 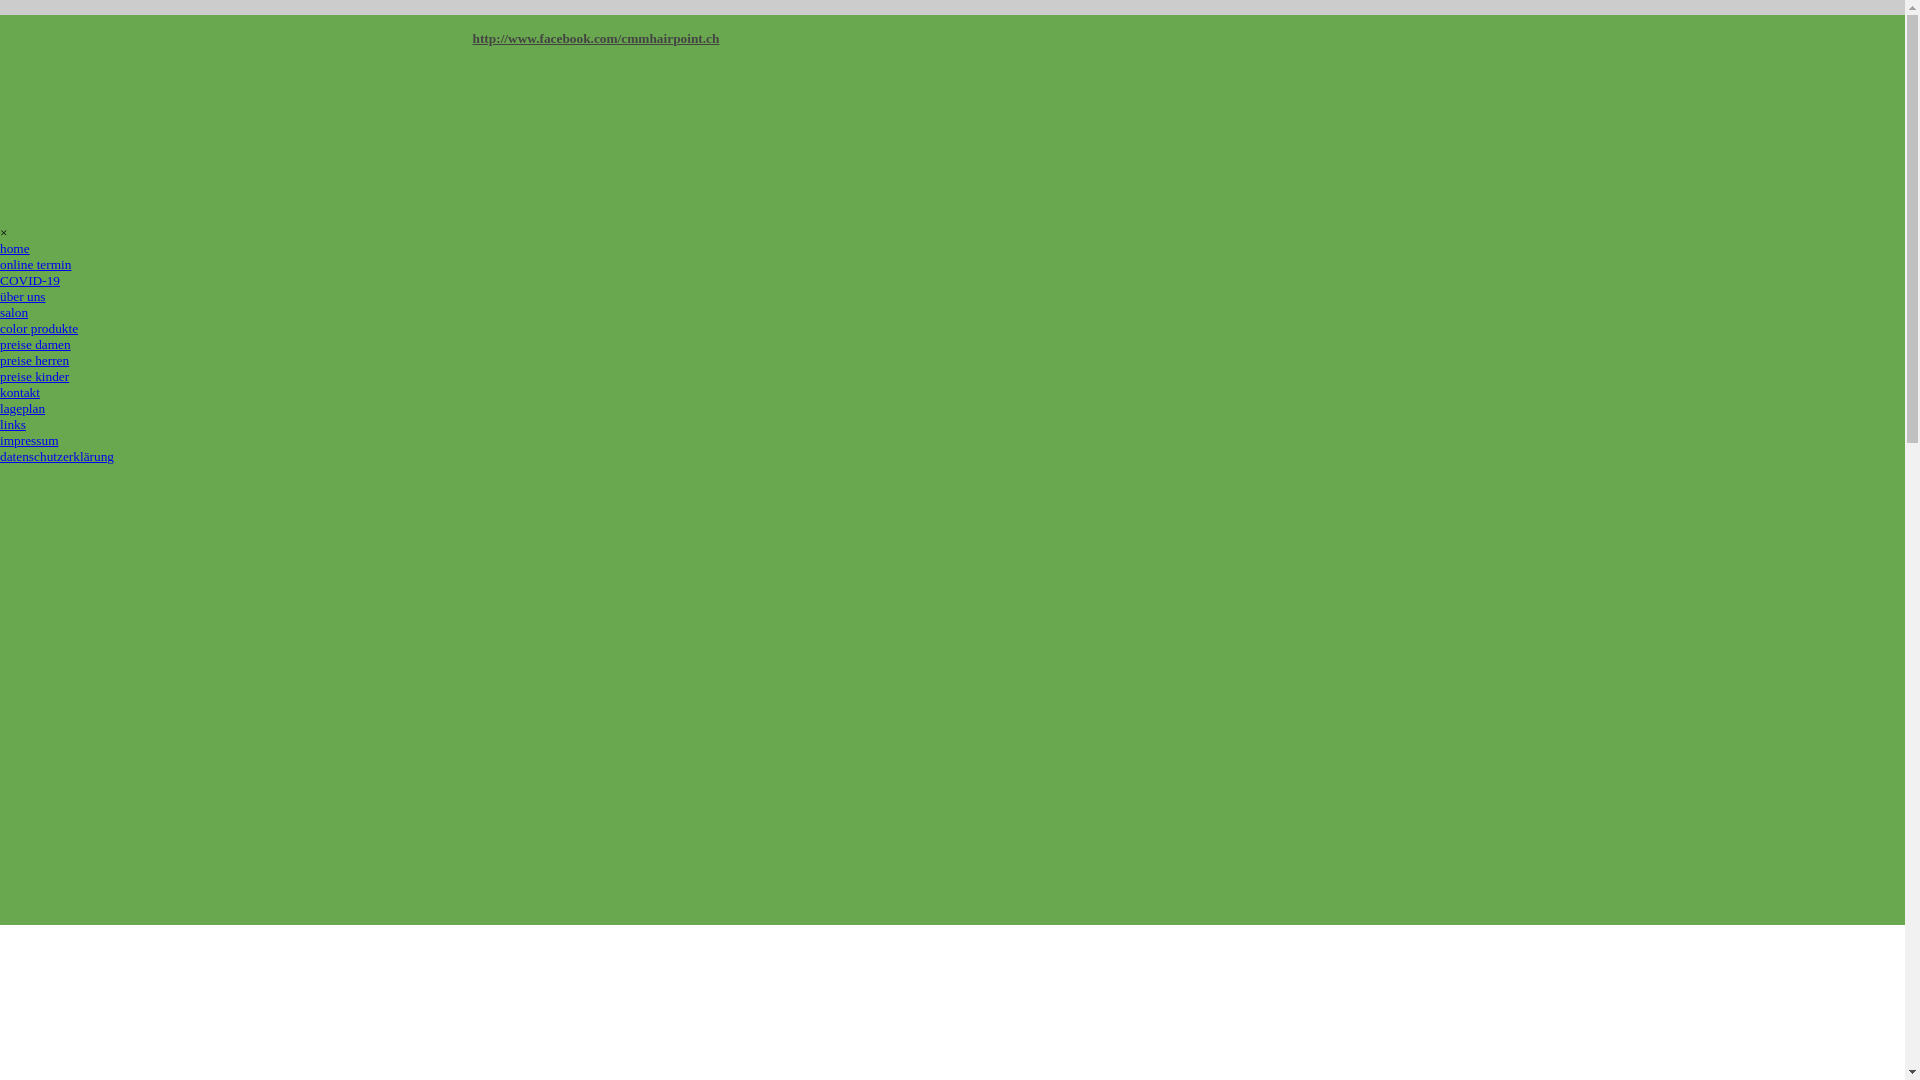 I want to click on 'color produkte', so click(x=38, y=327).